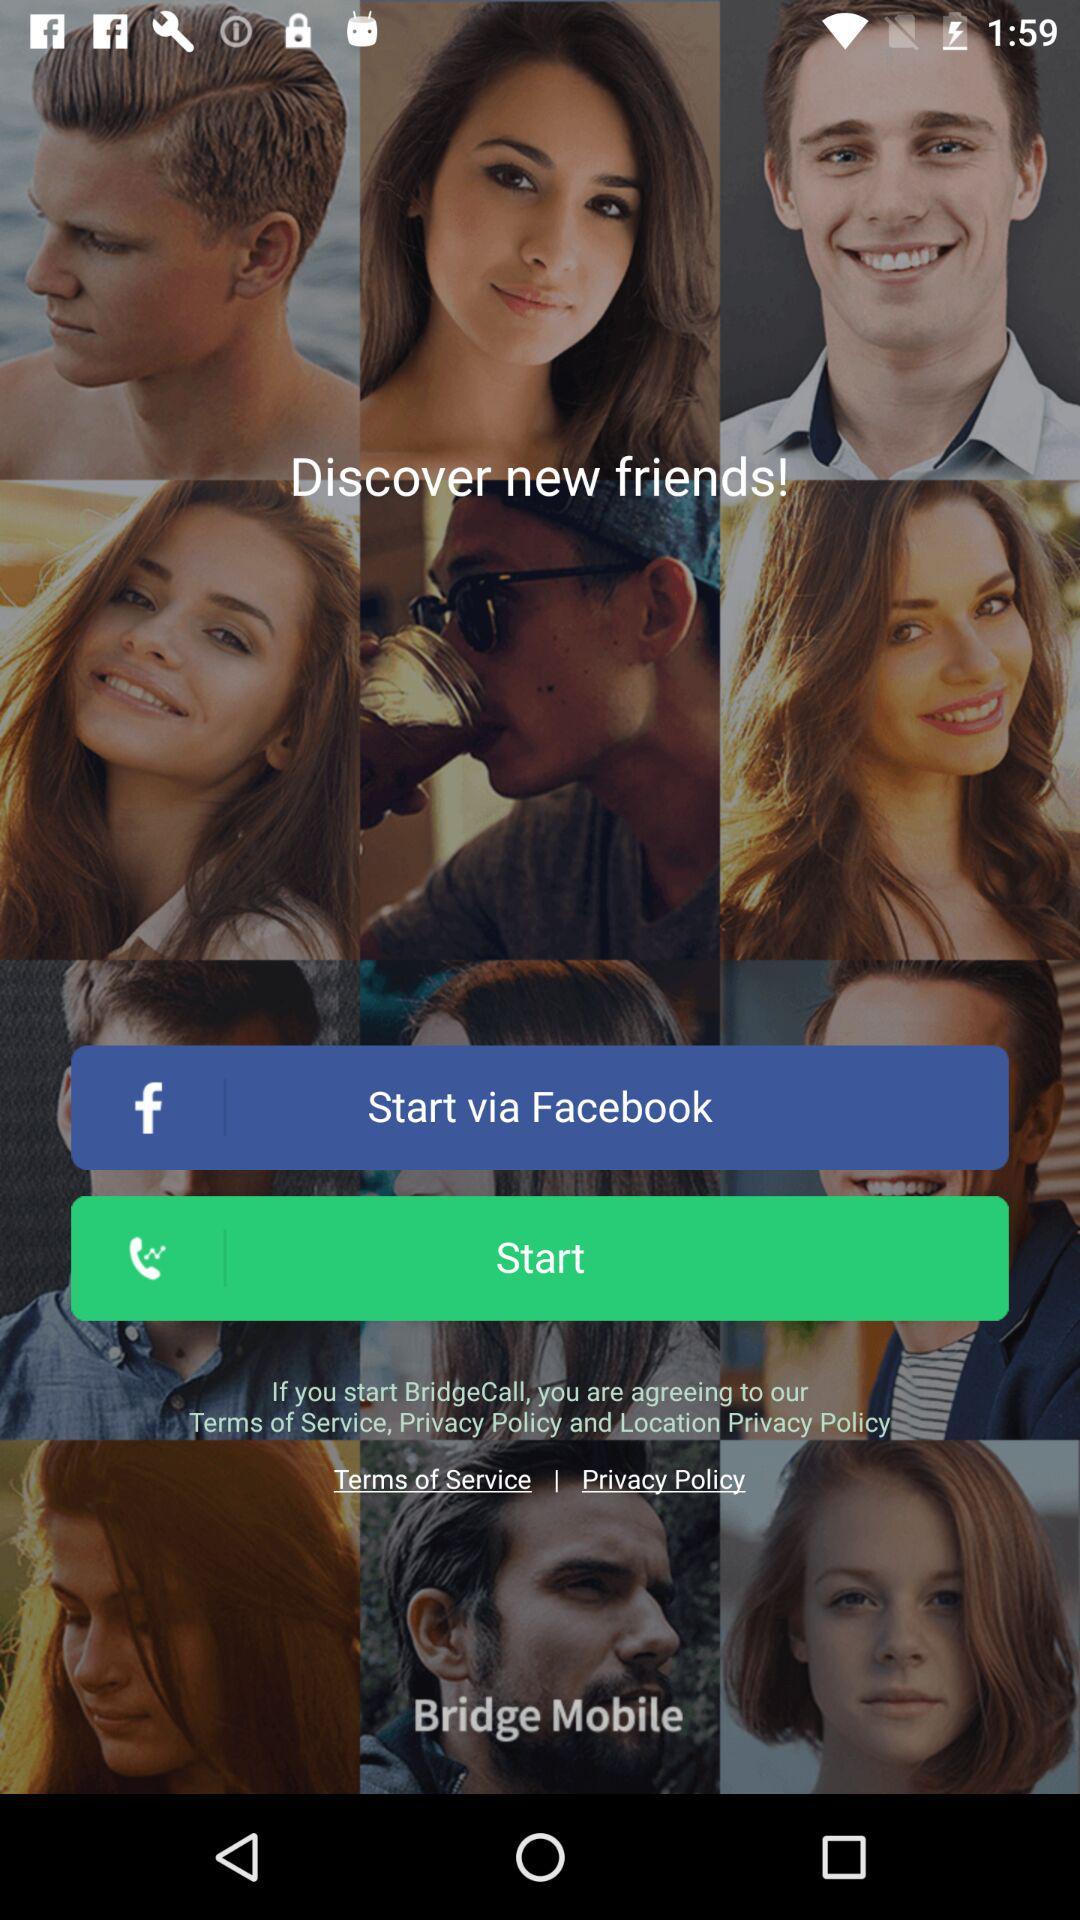 This screenshot has width=1080, height=1920. What do you see at coordinates (538, 474) in the screenshot?
I see `discover new friends! icon` at bounding box center [538, 474].